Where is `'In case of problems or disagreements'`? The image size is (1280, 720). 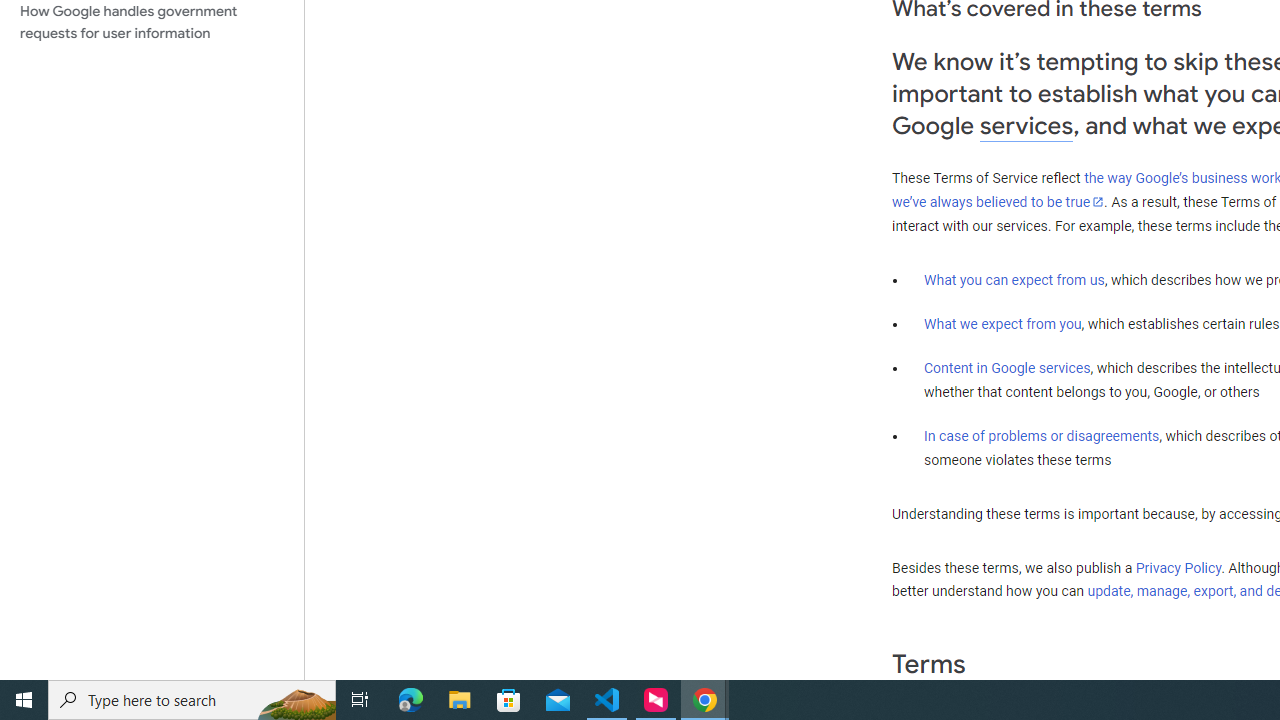 'In case of problems or disagreements' is located at coordinates (1040, 434).